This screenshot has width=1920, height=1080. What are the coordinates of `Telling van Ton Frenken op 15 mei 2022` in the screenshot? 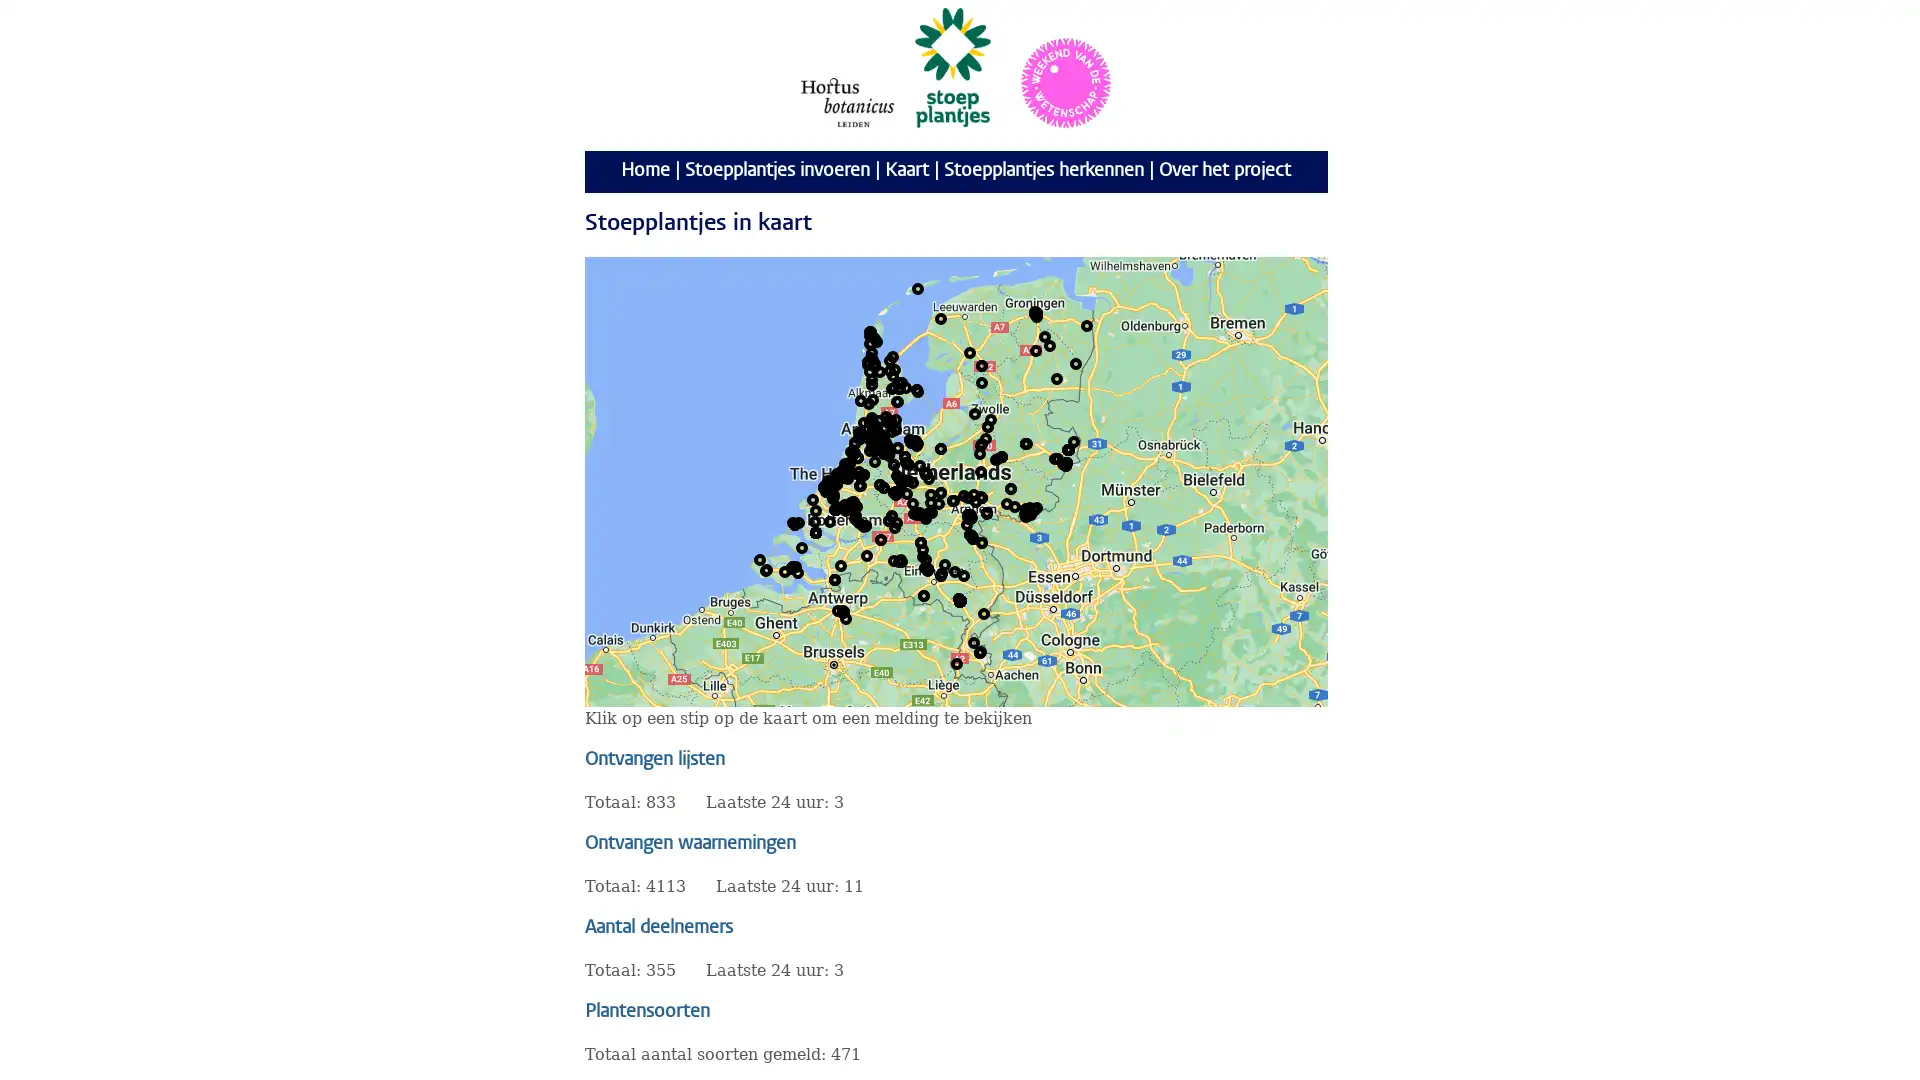 It's located at (960, 600).